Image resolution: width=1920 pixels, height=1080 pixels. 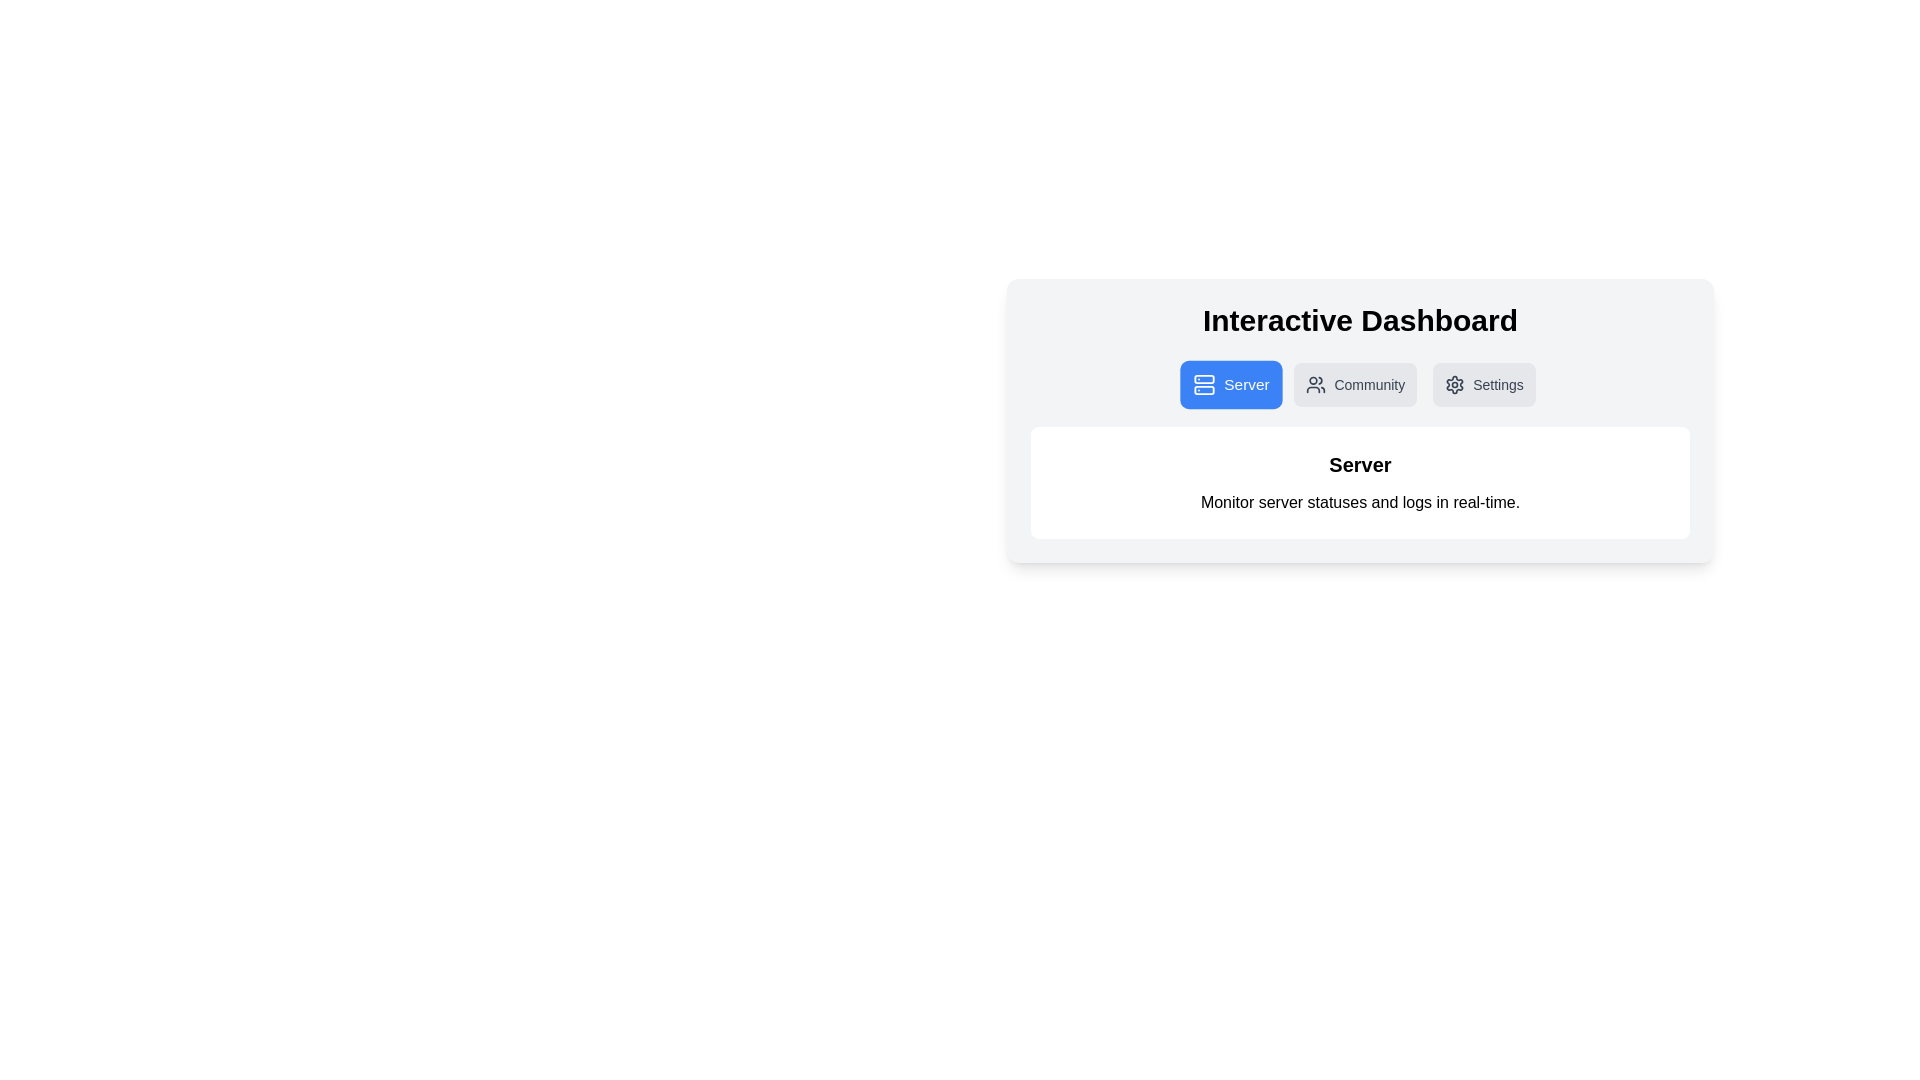 What do you see at coordinates (1484, 385) in the screenshot?
I see `the Settings tab to switch the displayed content` at bounding box center [1484, 385].